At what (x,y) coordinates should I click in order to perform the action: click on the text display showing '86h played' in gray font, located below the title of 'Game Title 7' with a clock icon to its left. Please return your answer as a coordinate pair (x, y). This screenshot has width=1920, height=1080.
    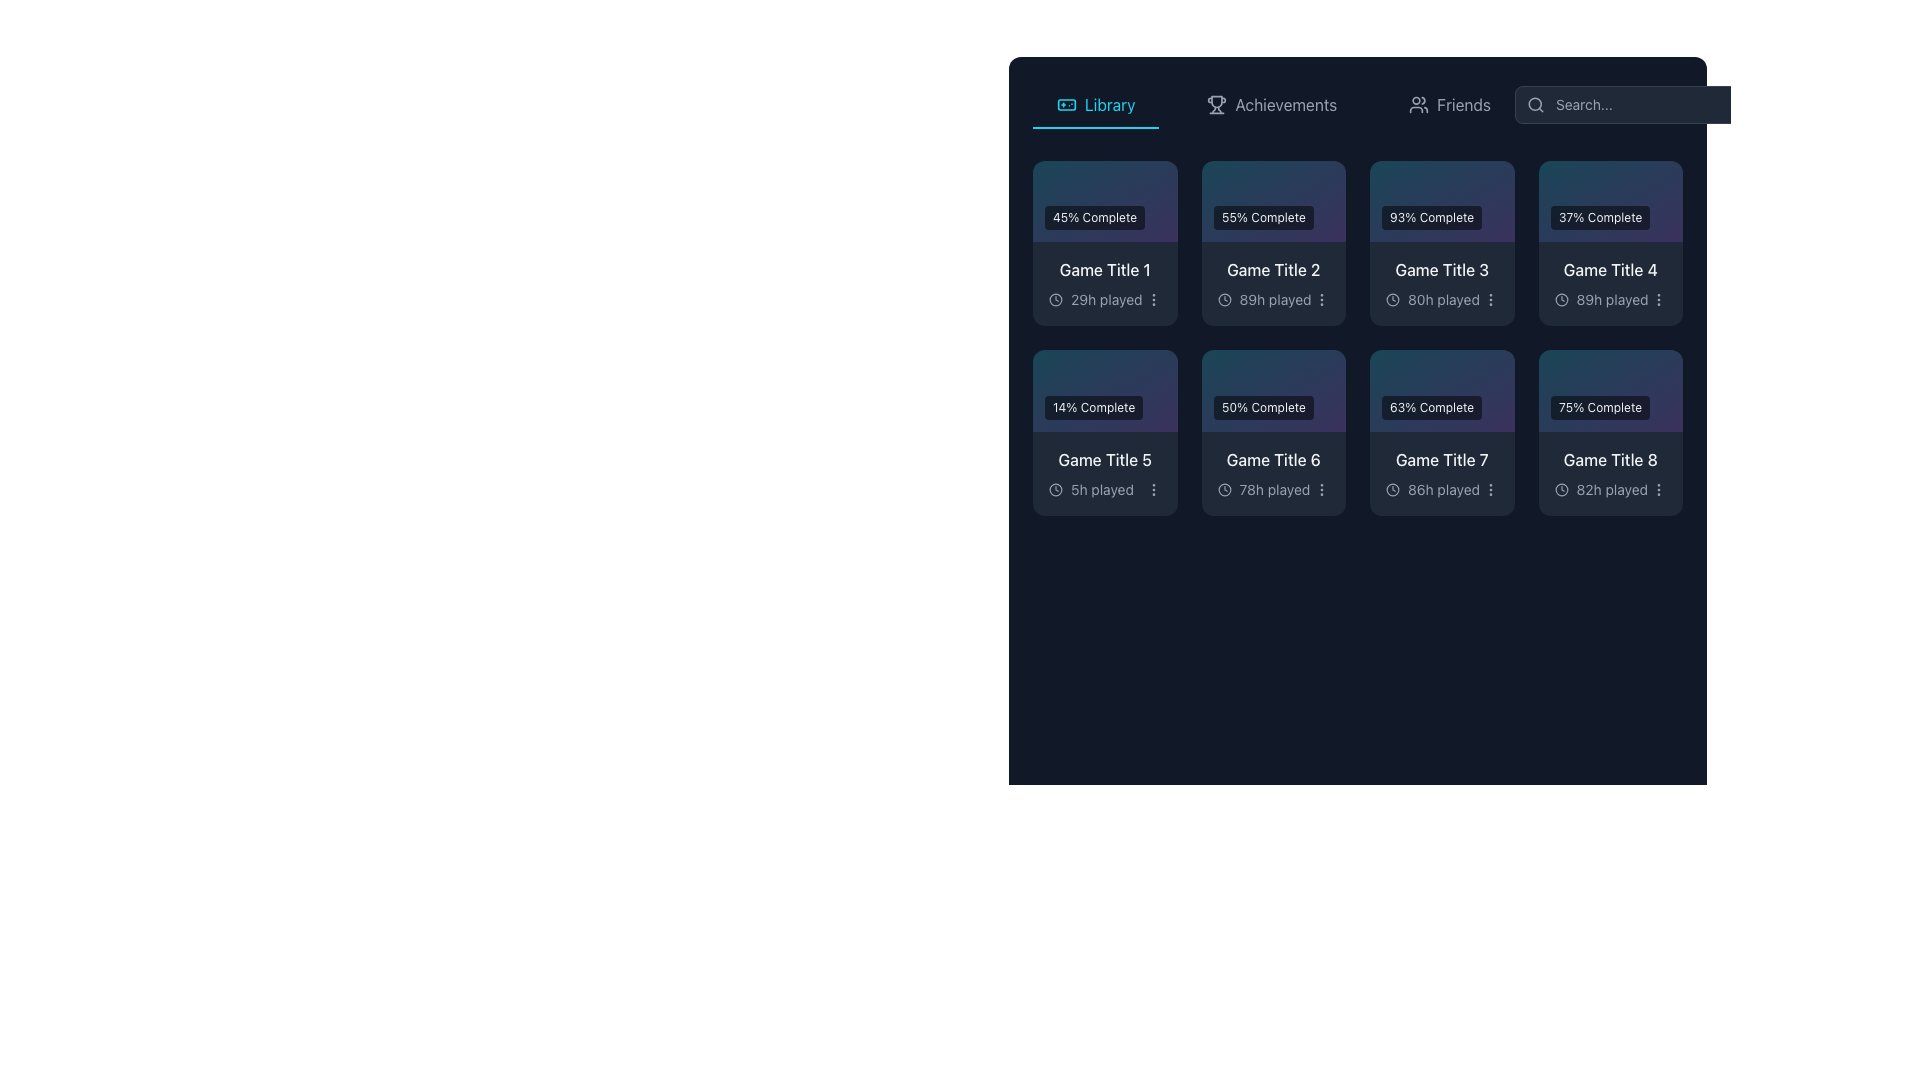
    Looking at the image, I should click on (1444, 489).